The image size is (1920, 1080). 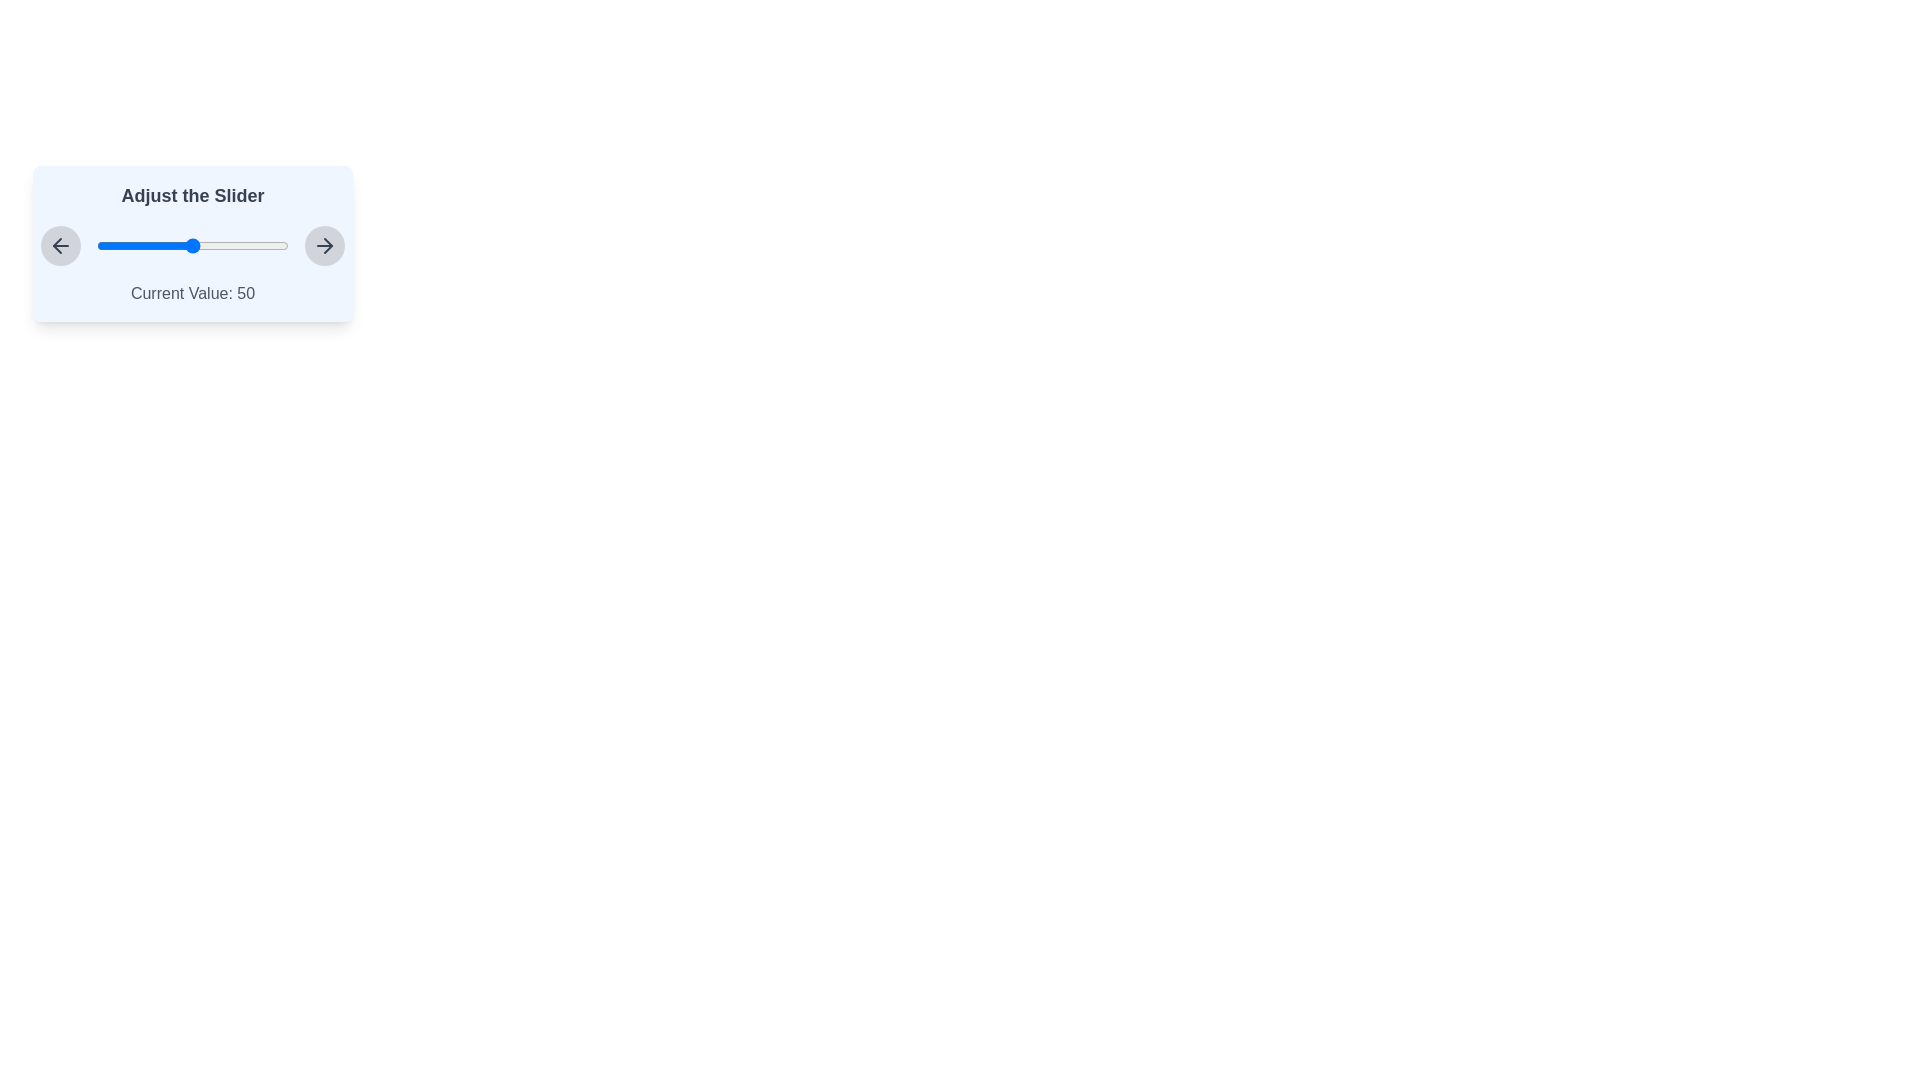 I want to click on the slider, so click(x=162, y=245).